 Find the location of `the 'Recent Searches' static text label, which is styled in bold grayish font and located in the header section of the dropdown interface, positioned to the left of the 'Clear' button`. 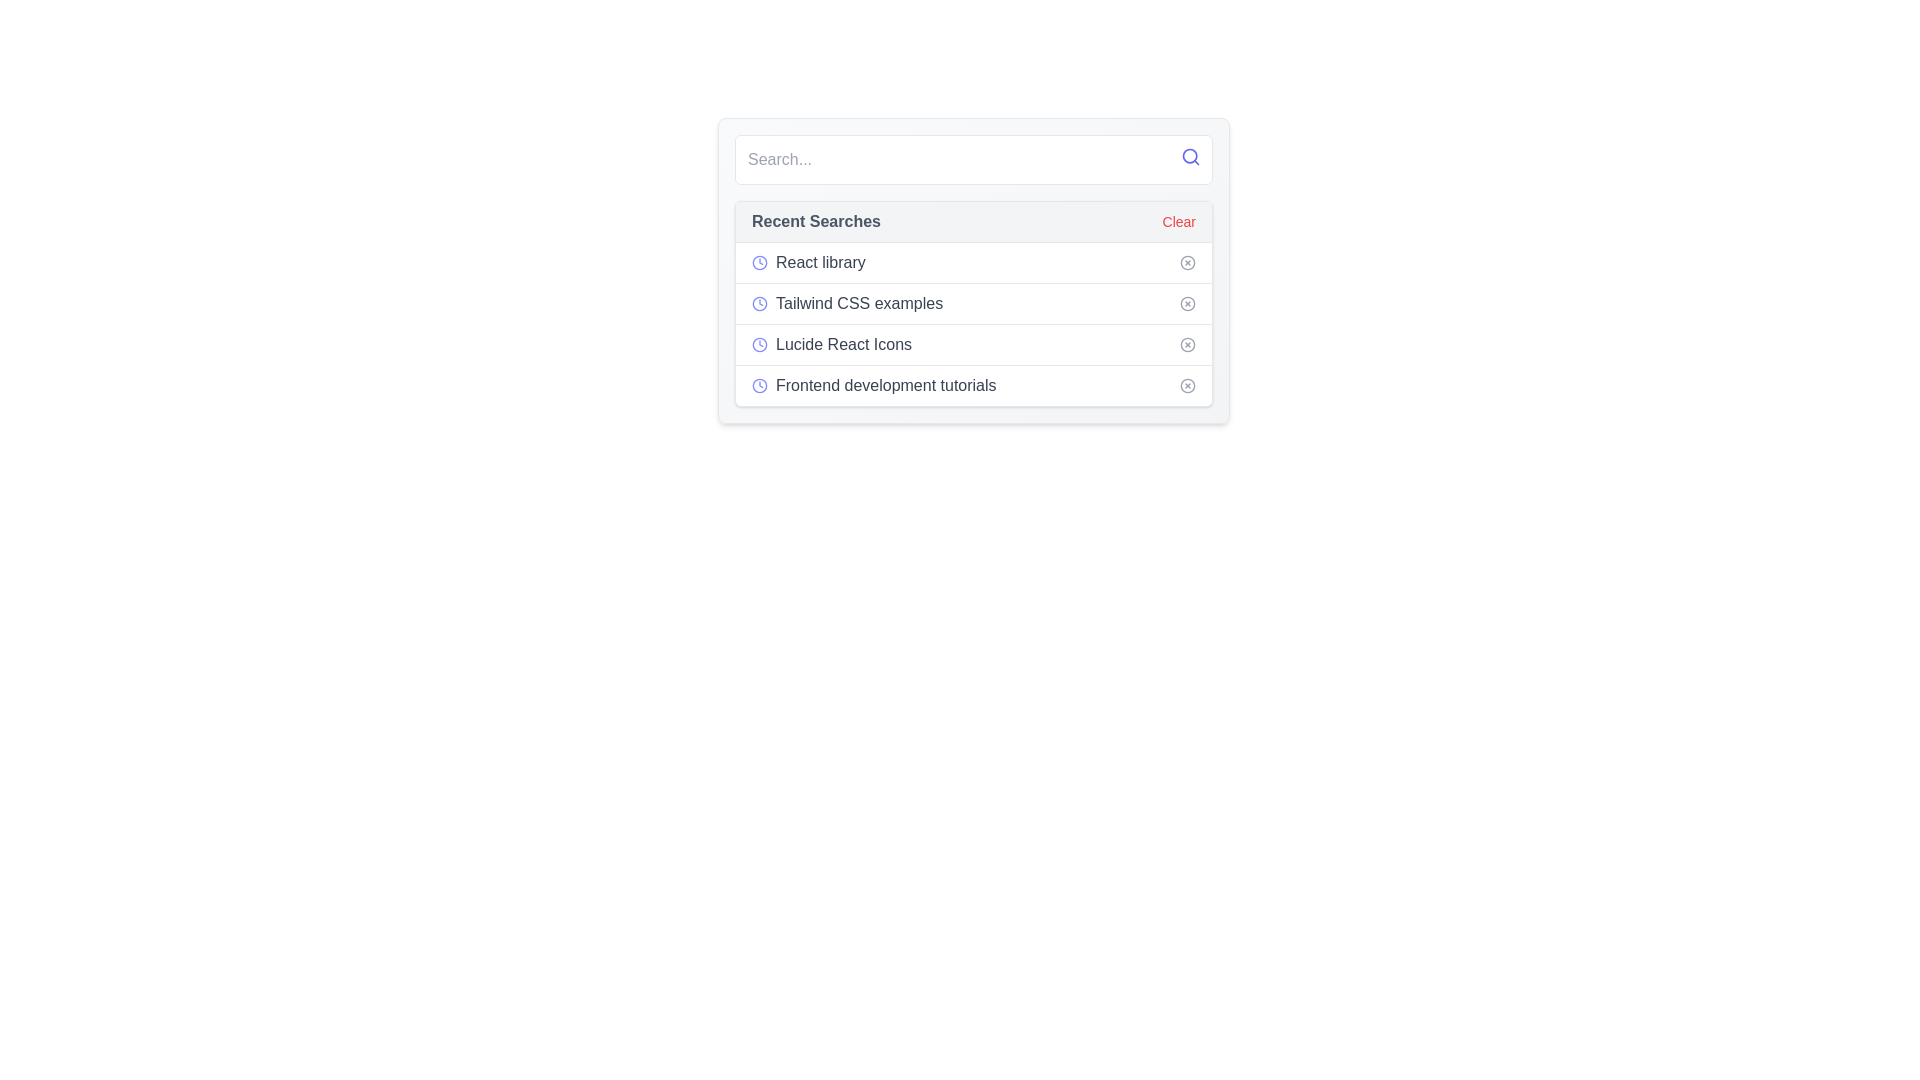

the 'Recent Searches' static text label, which is styled in bold grayish font and located in the header section of the dropdown interface, positioned to the left of the 'Clear' button is located at coordinates (816, 222).